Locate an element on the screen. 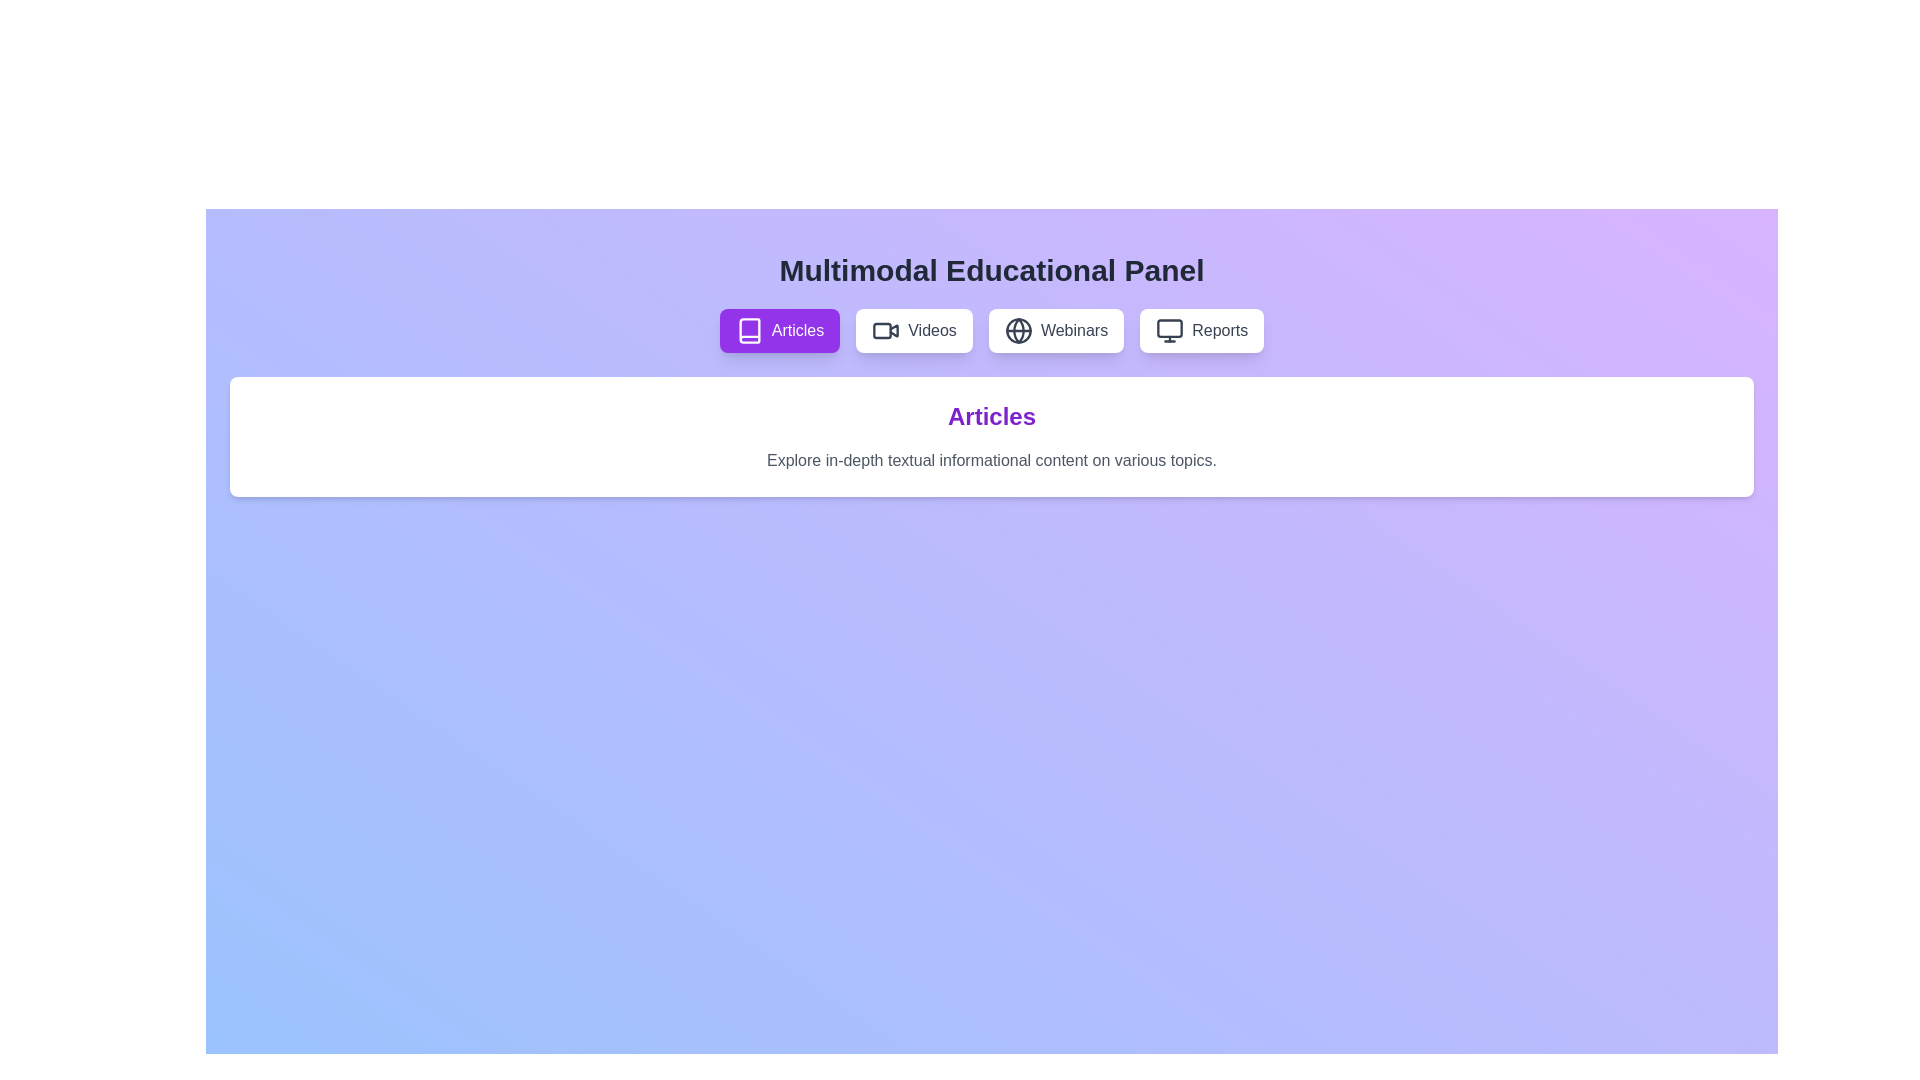 This screenshot has height=1080, width=1920. the interactive button in the navigation bar located beneath the 'Multimodal Educational Panel' title is located at coordinates (992, 330).